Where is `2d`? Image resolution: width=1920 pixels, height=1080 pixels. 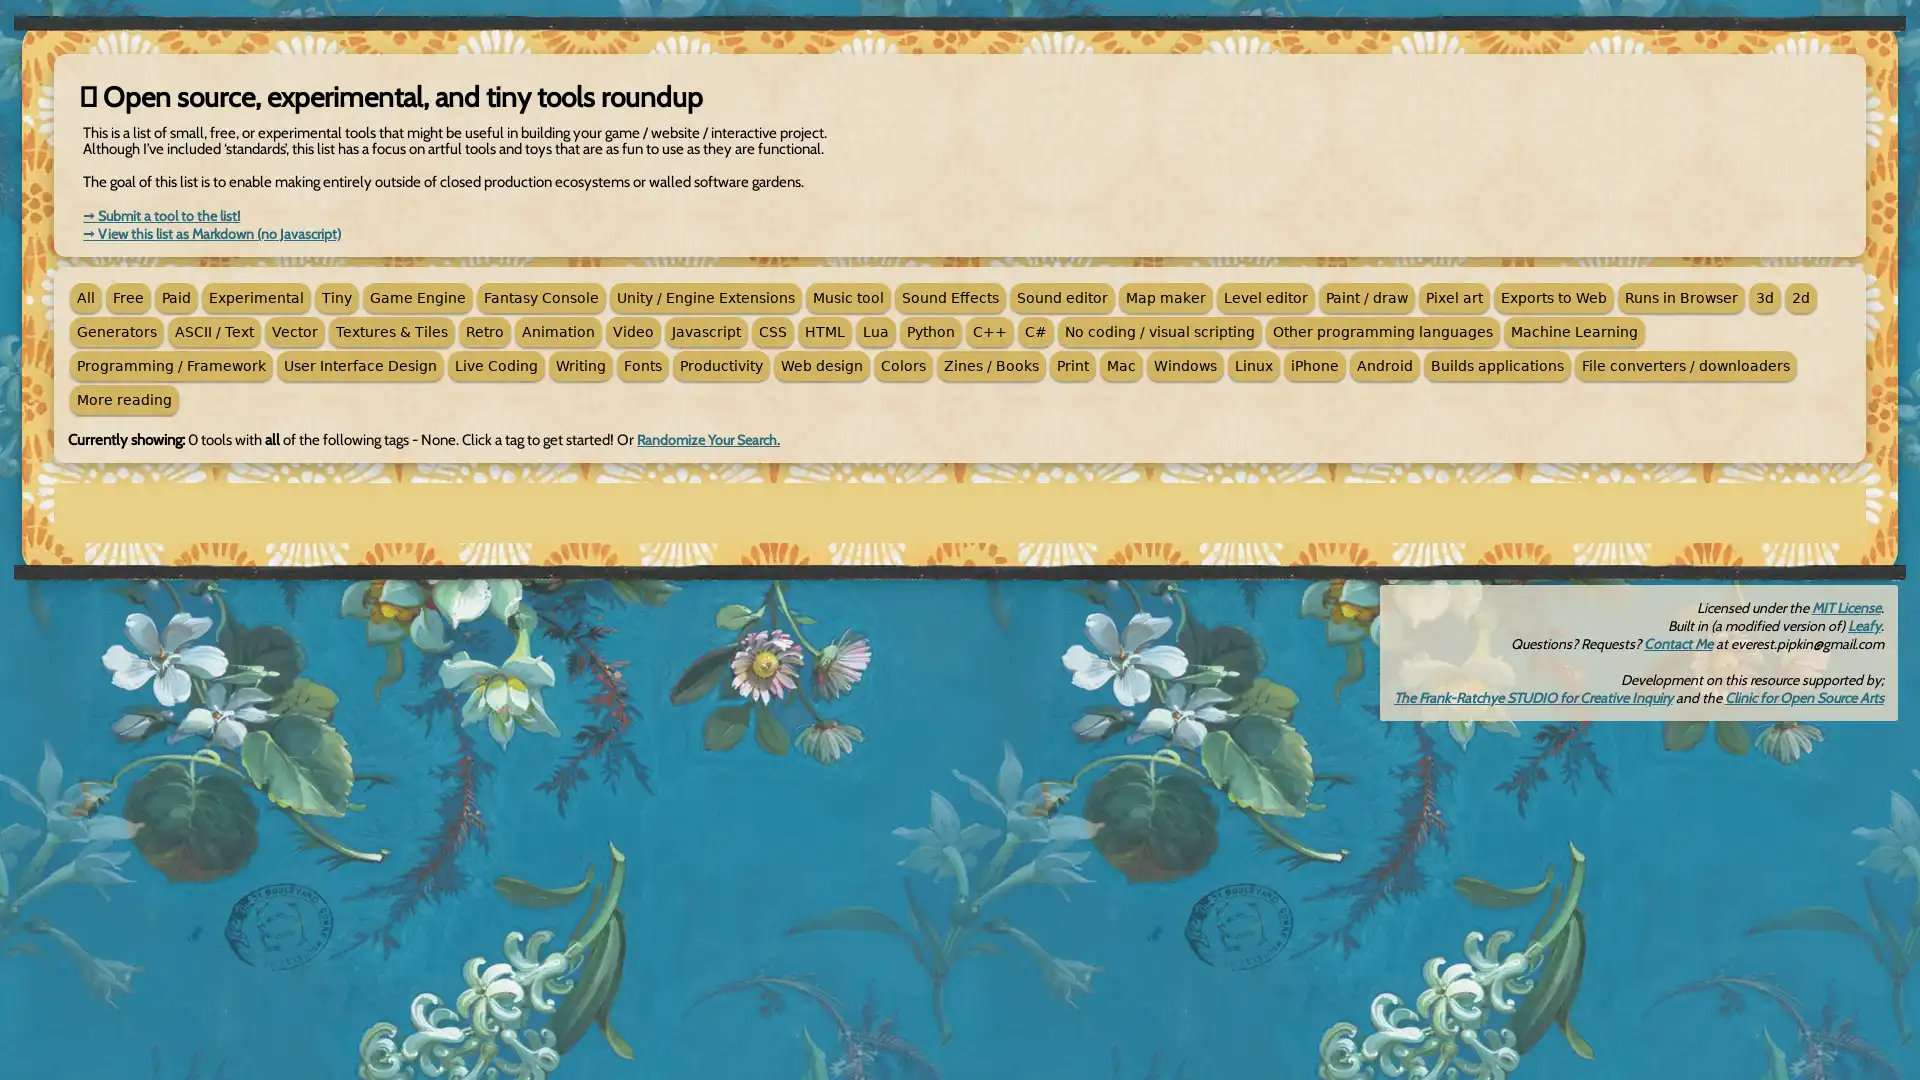
2d is located at coordinates (1800, 297).